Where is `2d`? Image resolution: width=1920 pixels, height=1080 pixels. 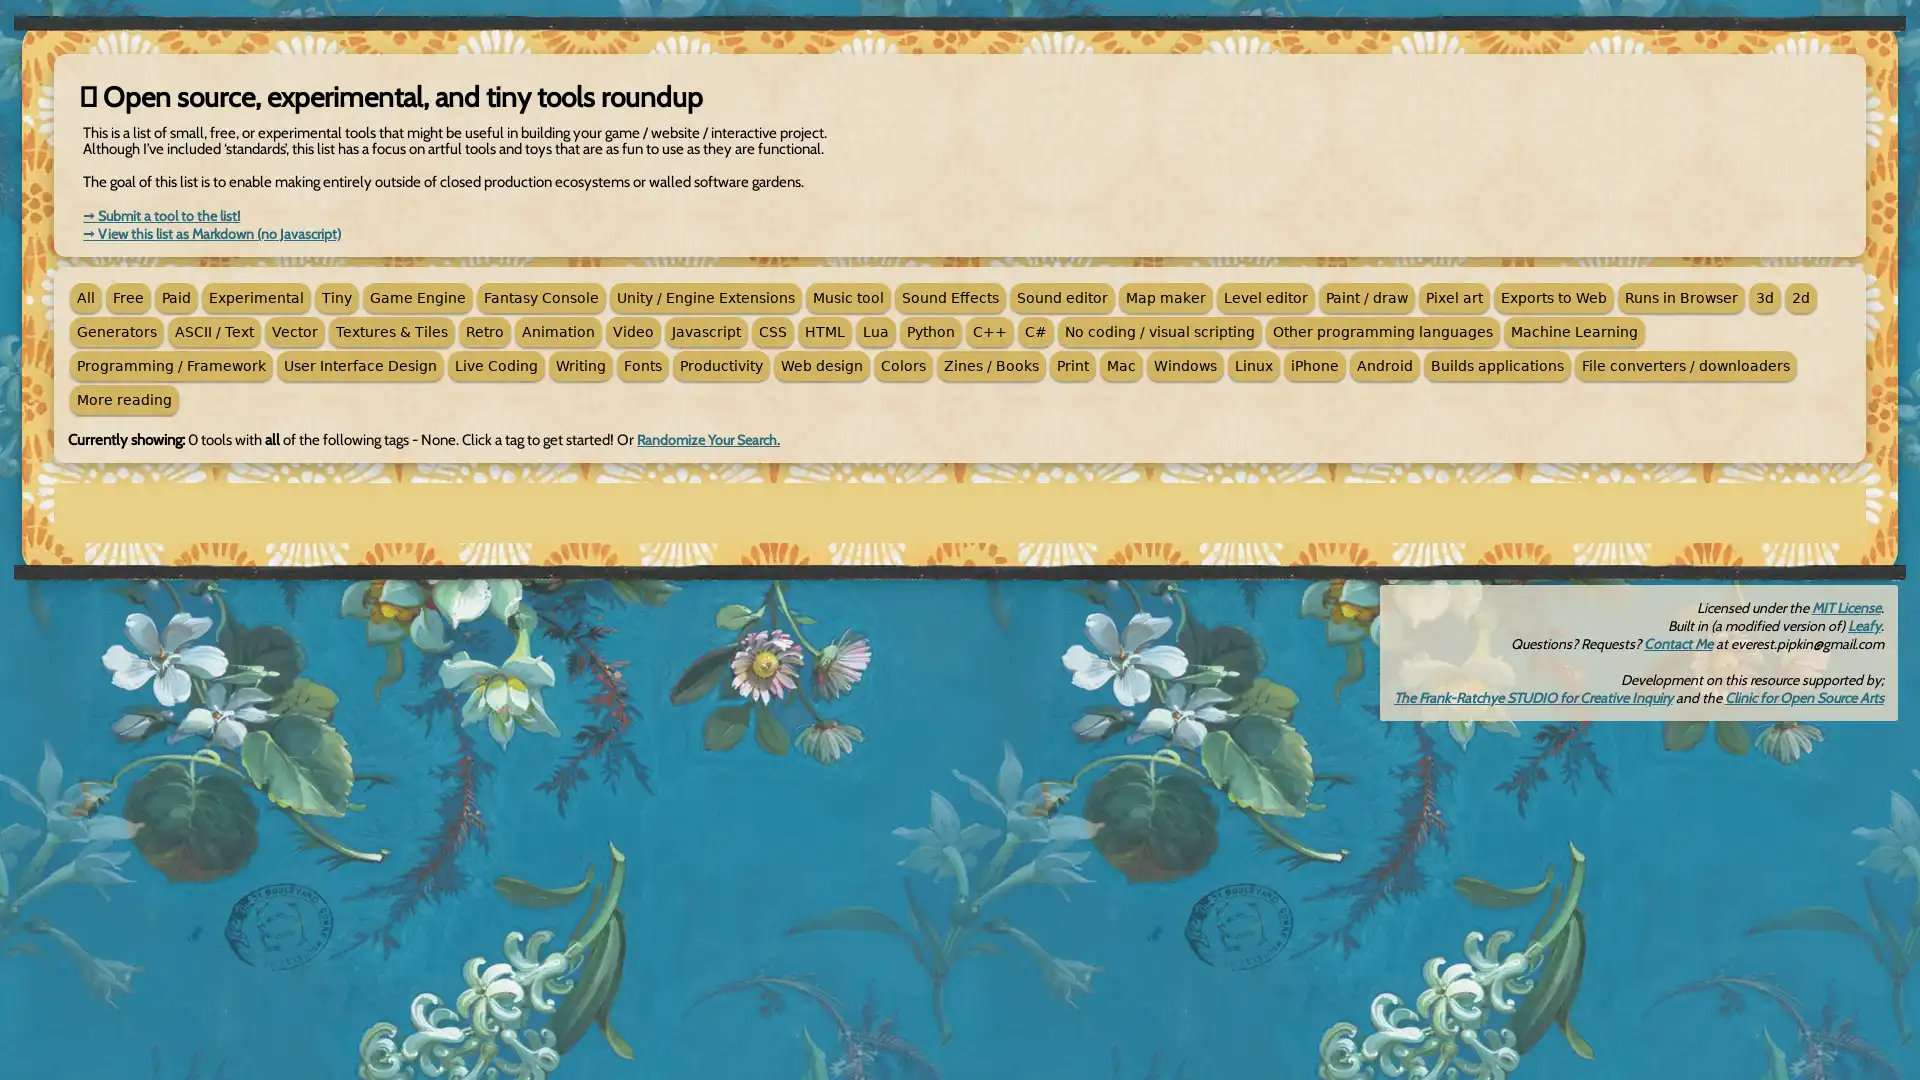
2d is located at coordinates (1800, 297).